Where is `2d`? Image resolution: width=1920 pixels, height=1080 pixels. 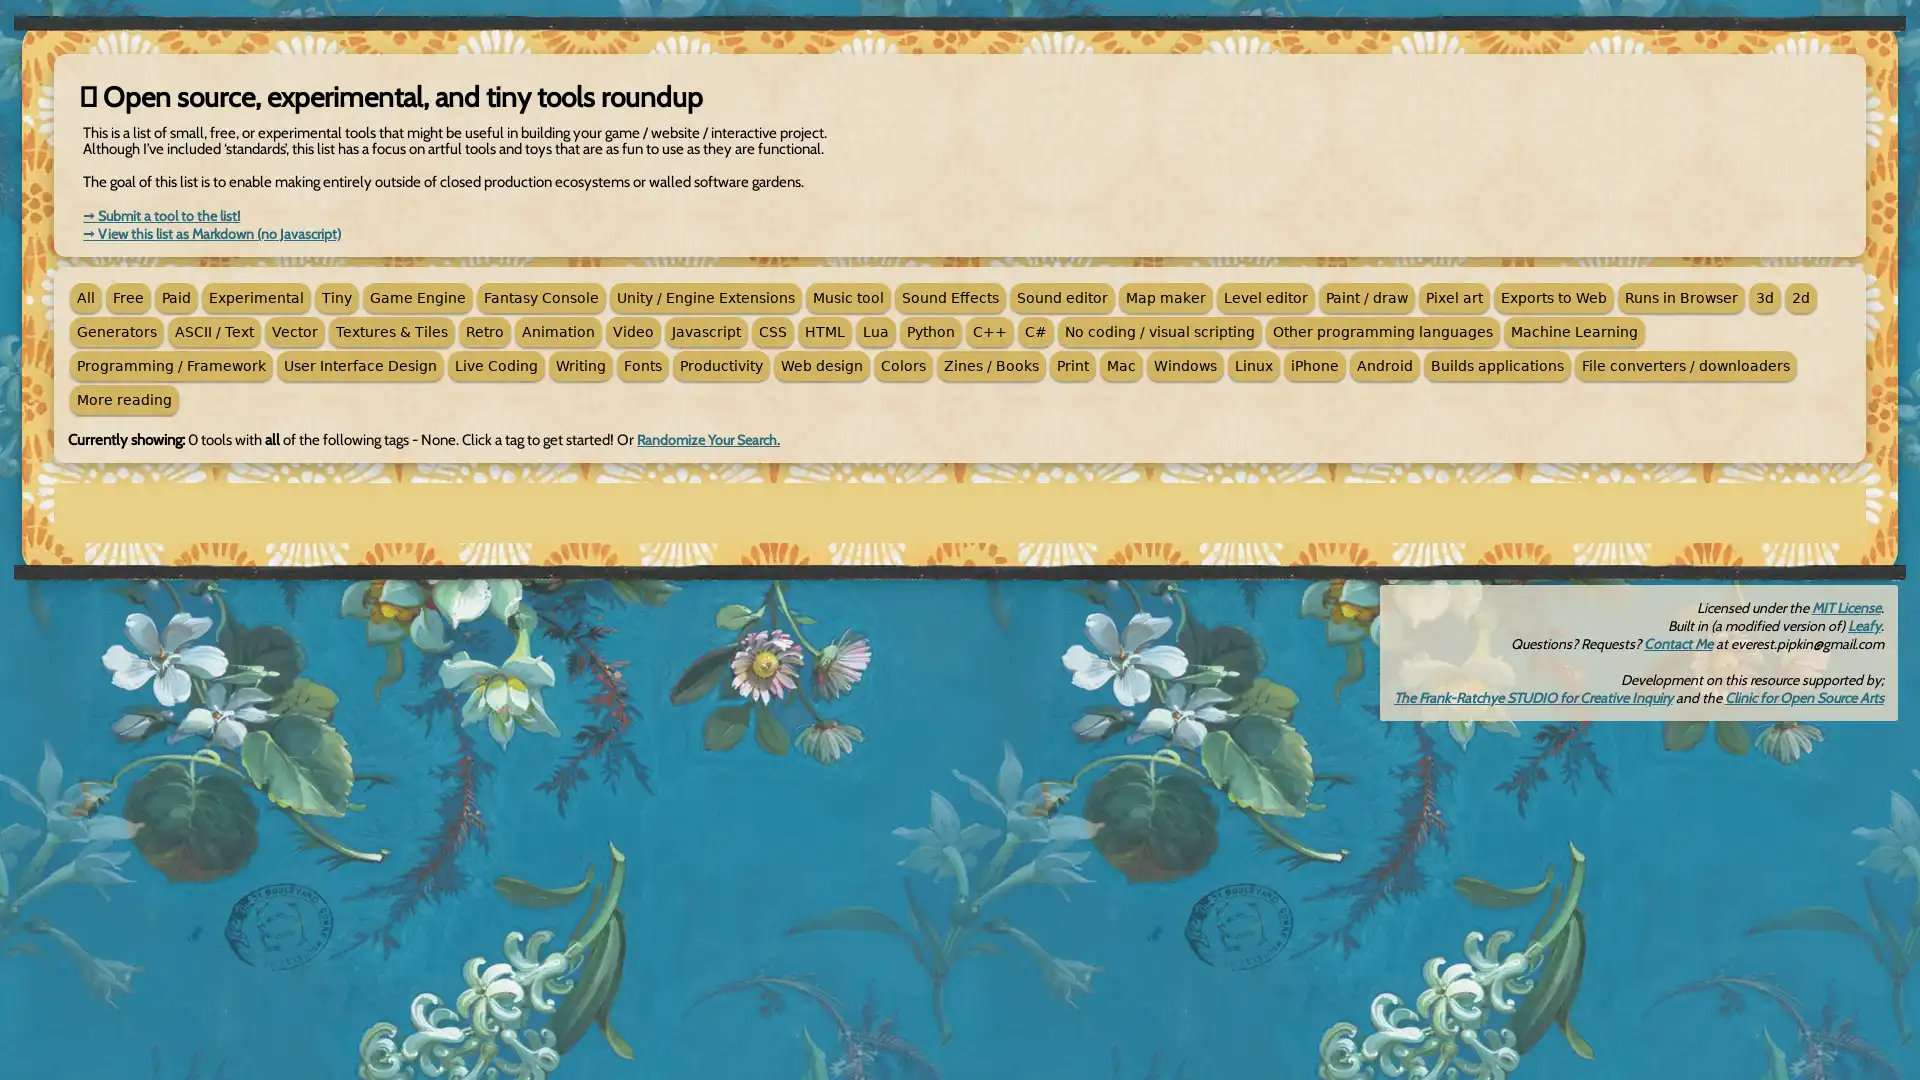
2d is located at coordinates (1800, 297).